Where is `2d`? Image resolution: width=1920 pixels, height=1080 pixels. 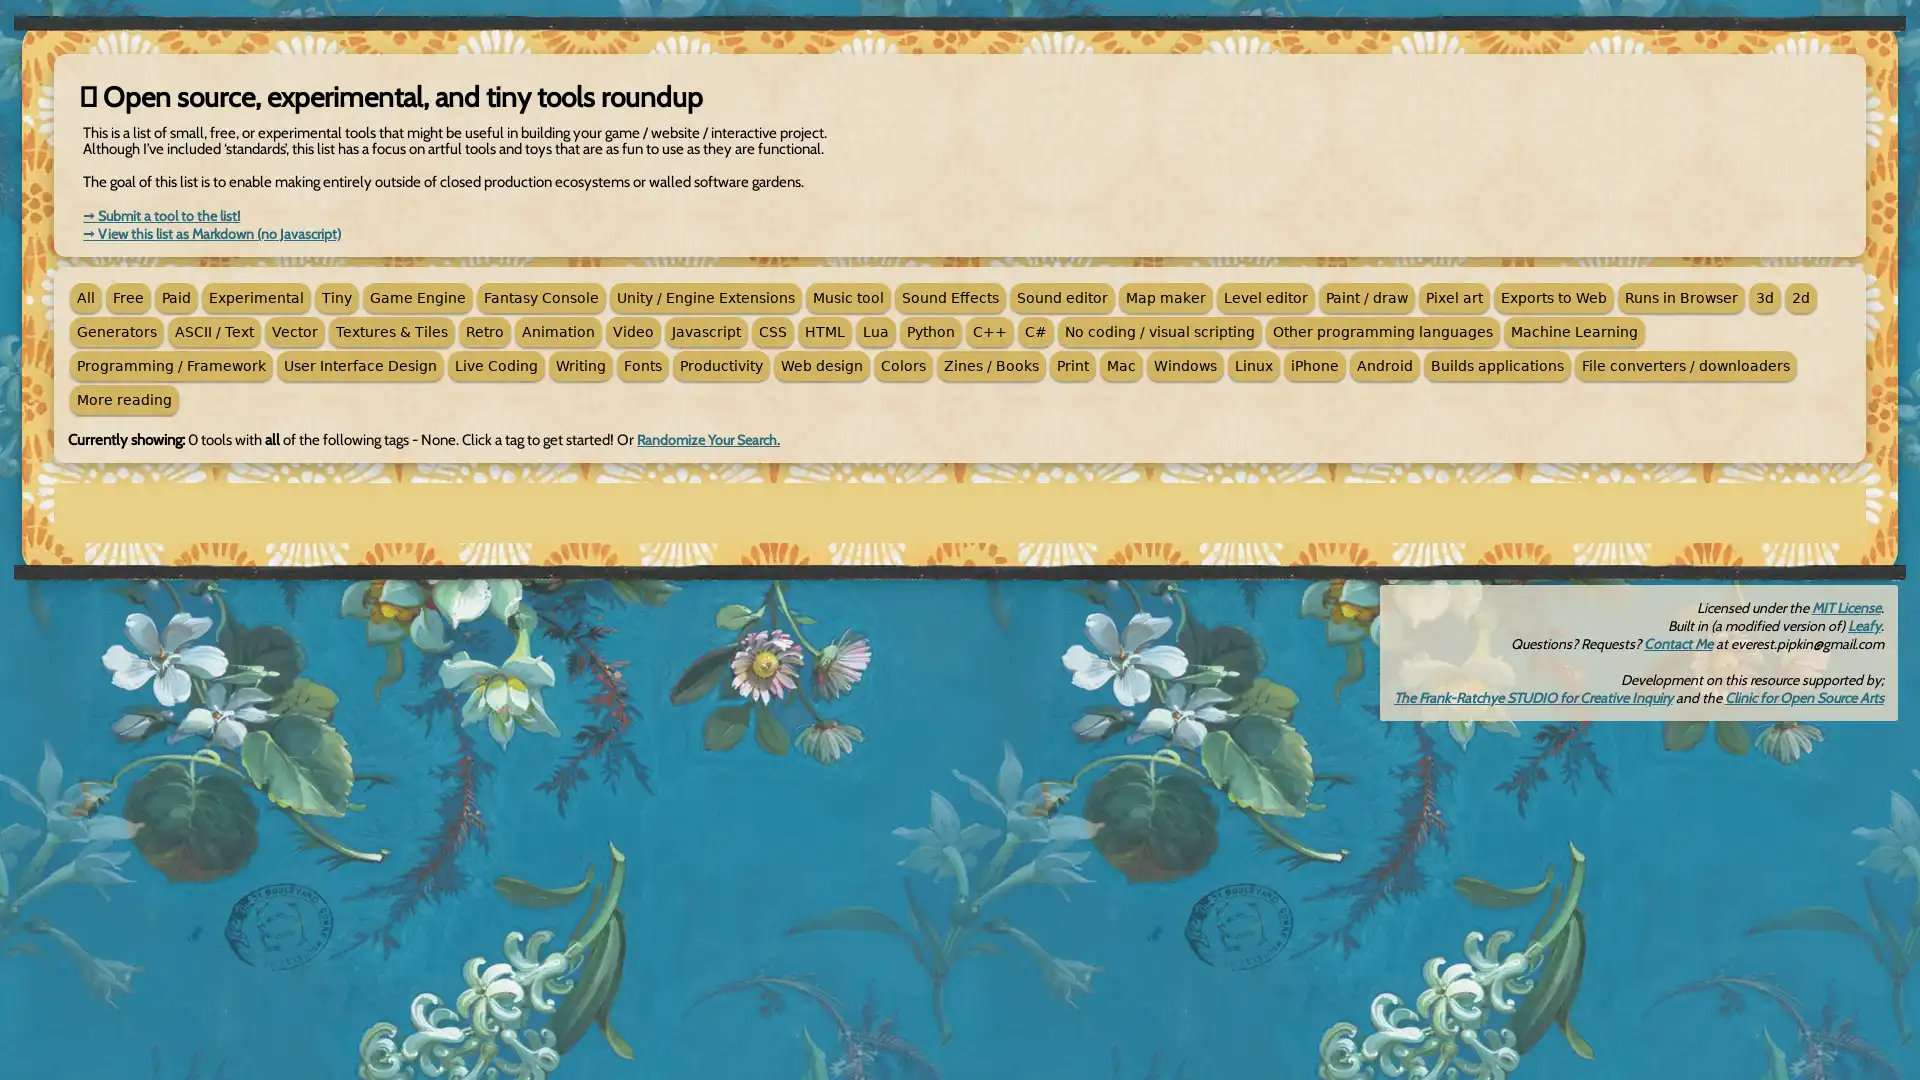
2d is located at coordinates (1800, 297).